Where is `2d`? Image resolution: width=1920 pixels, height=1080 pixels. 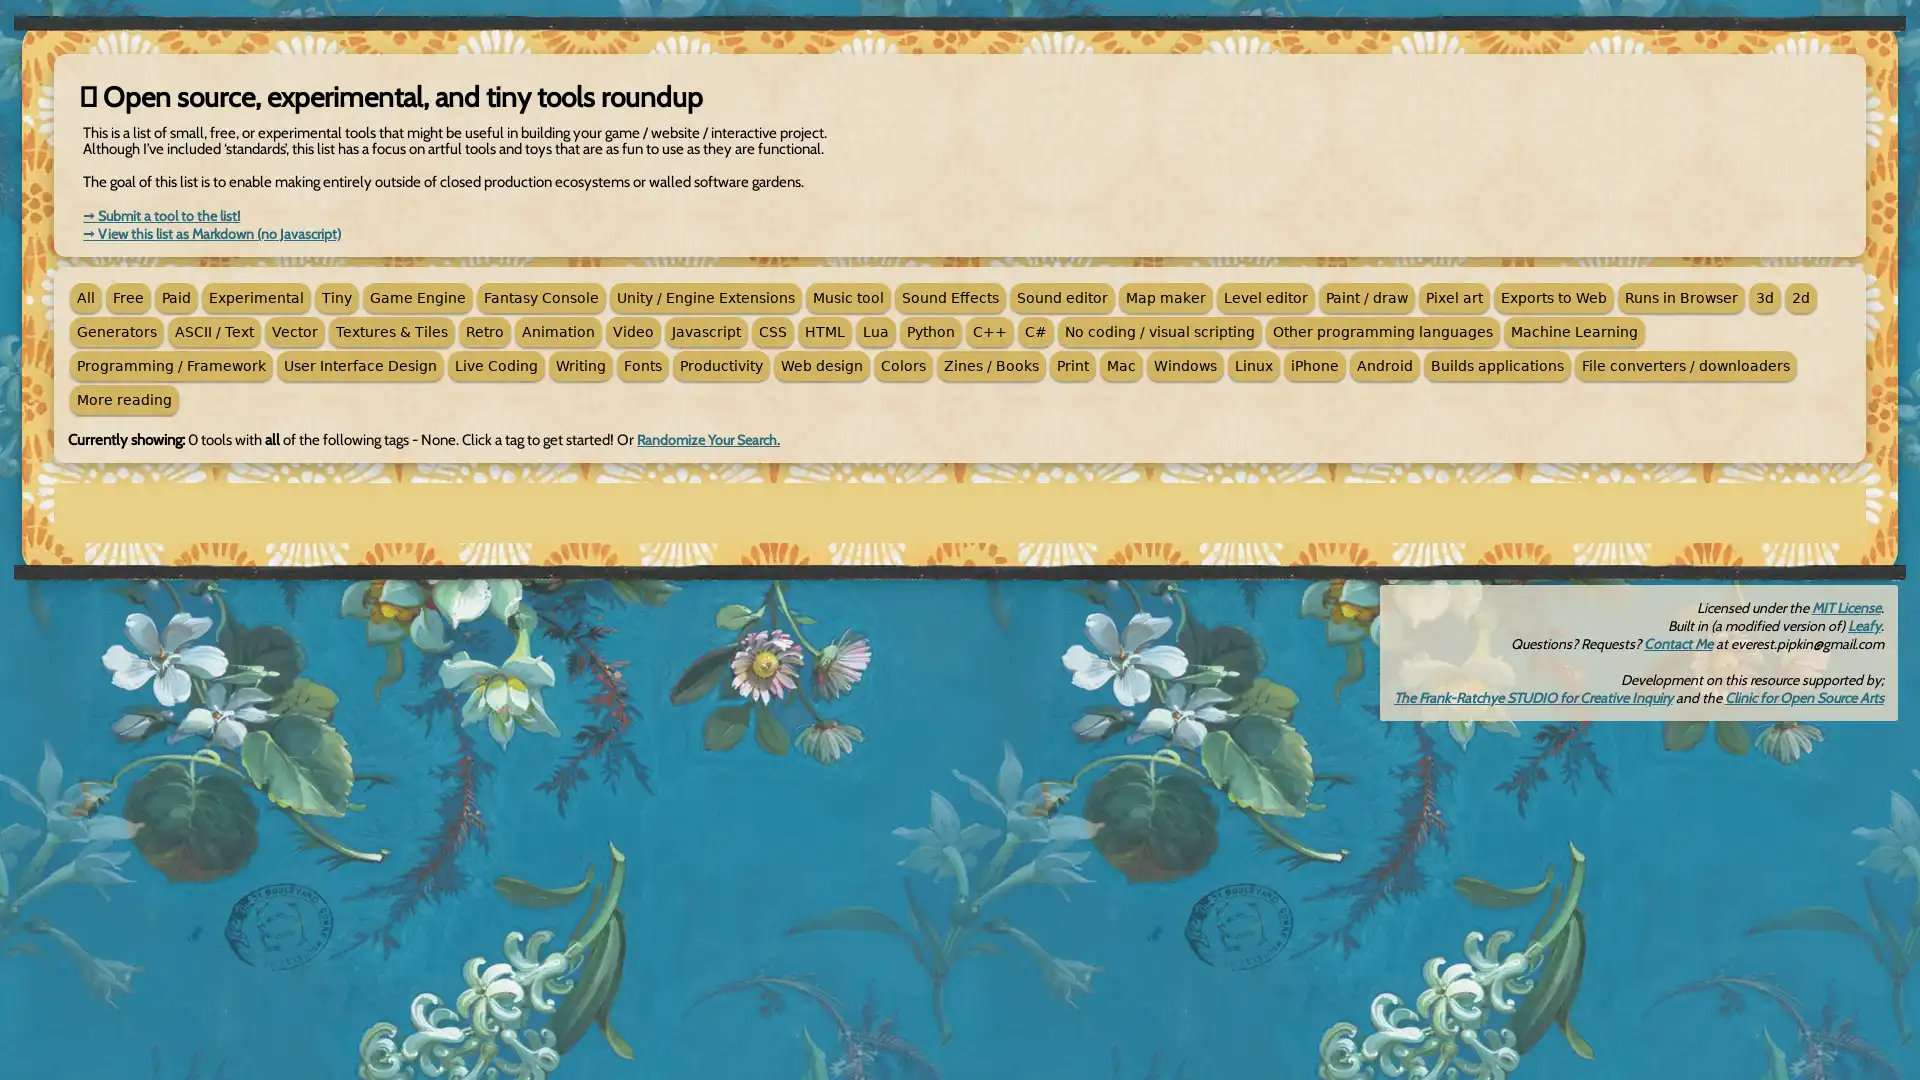
2d is located at coordinates (1800, 297).